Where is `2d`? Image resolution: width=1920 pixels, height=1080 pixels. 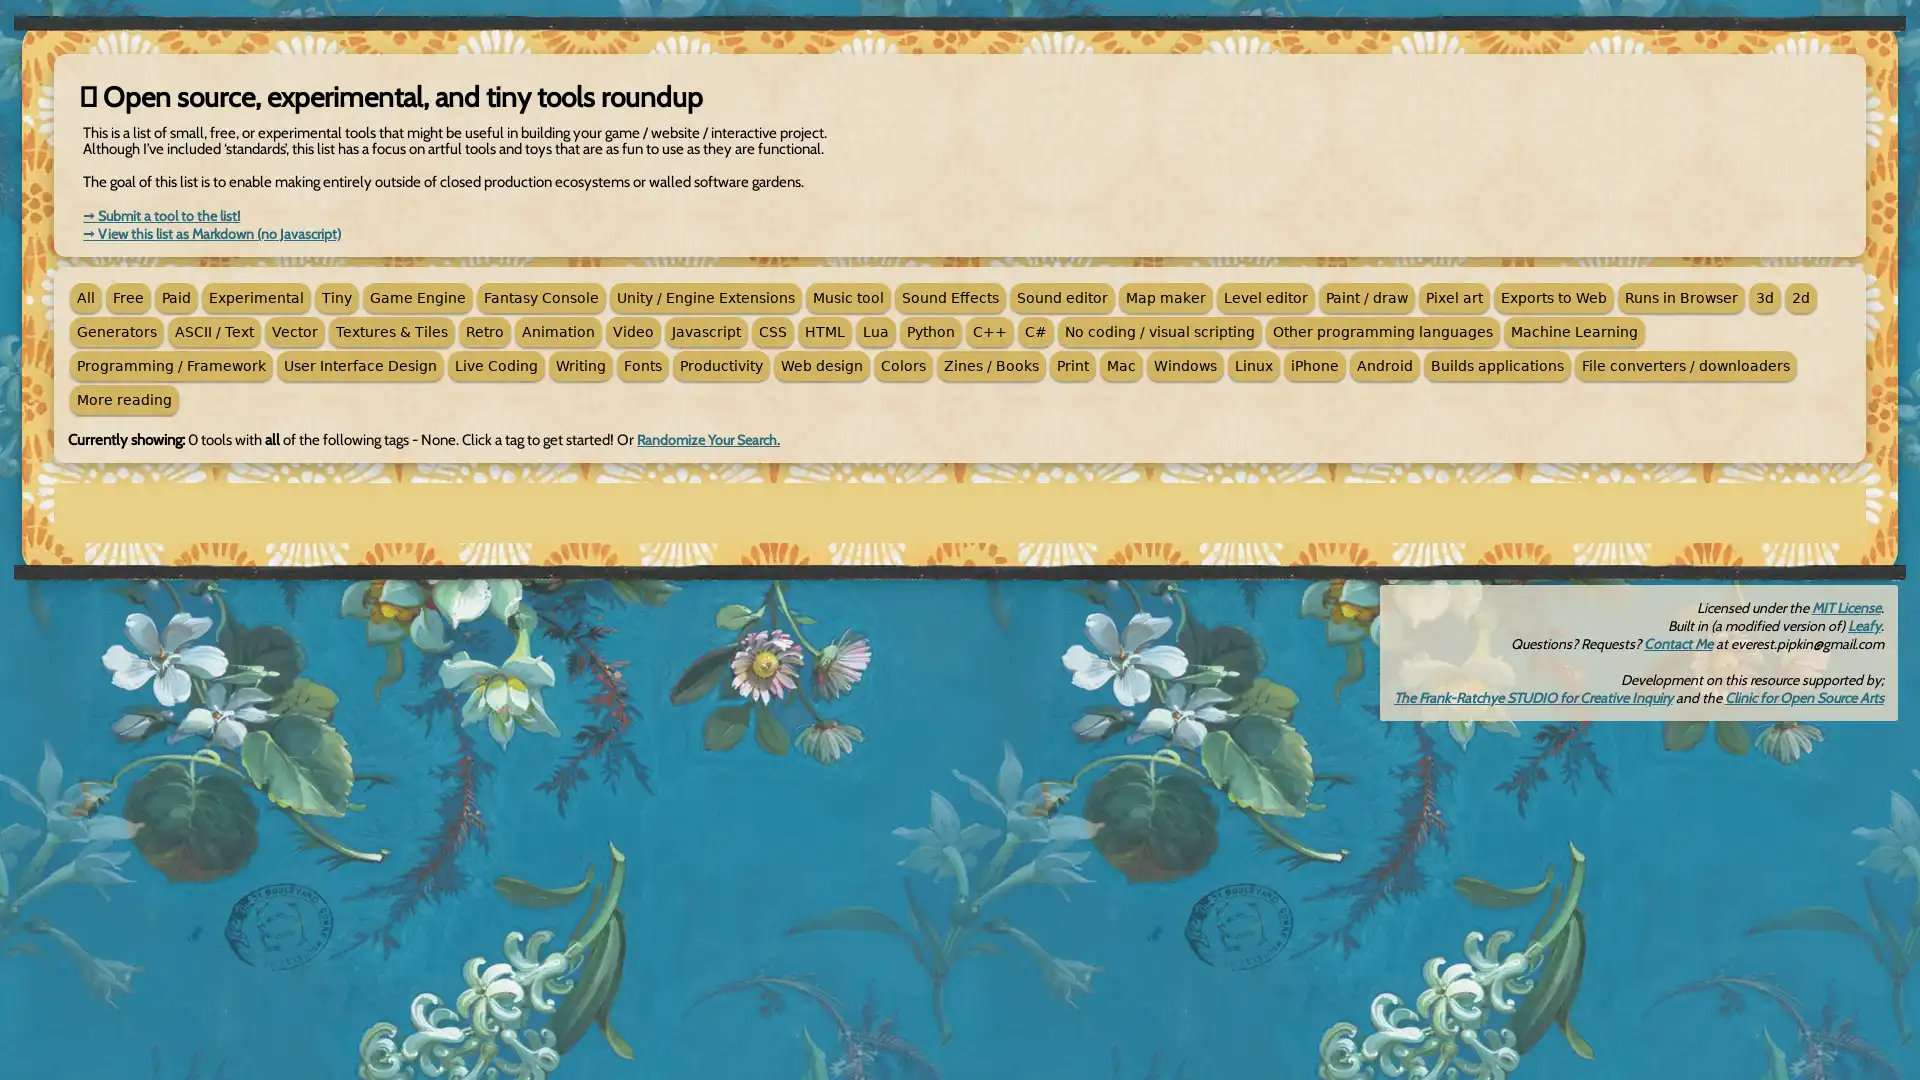
2d is located at coordinates (1800, 297).